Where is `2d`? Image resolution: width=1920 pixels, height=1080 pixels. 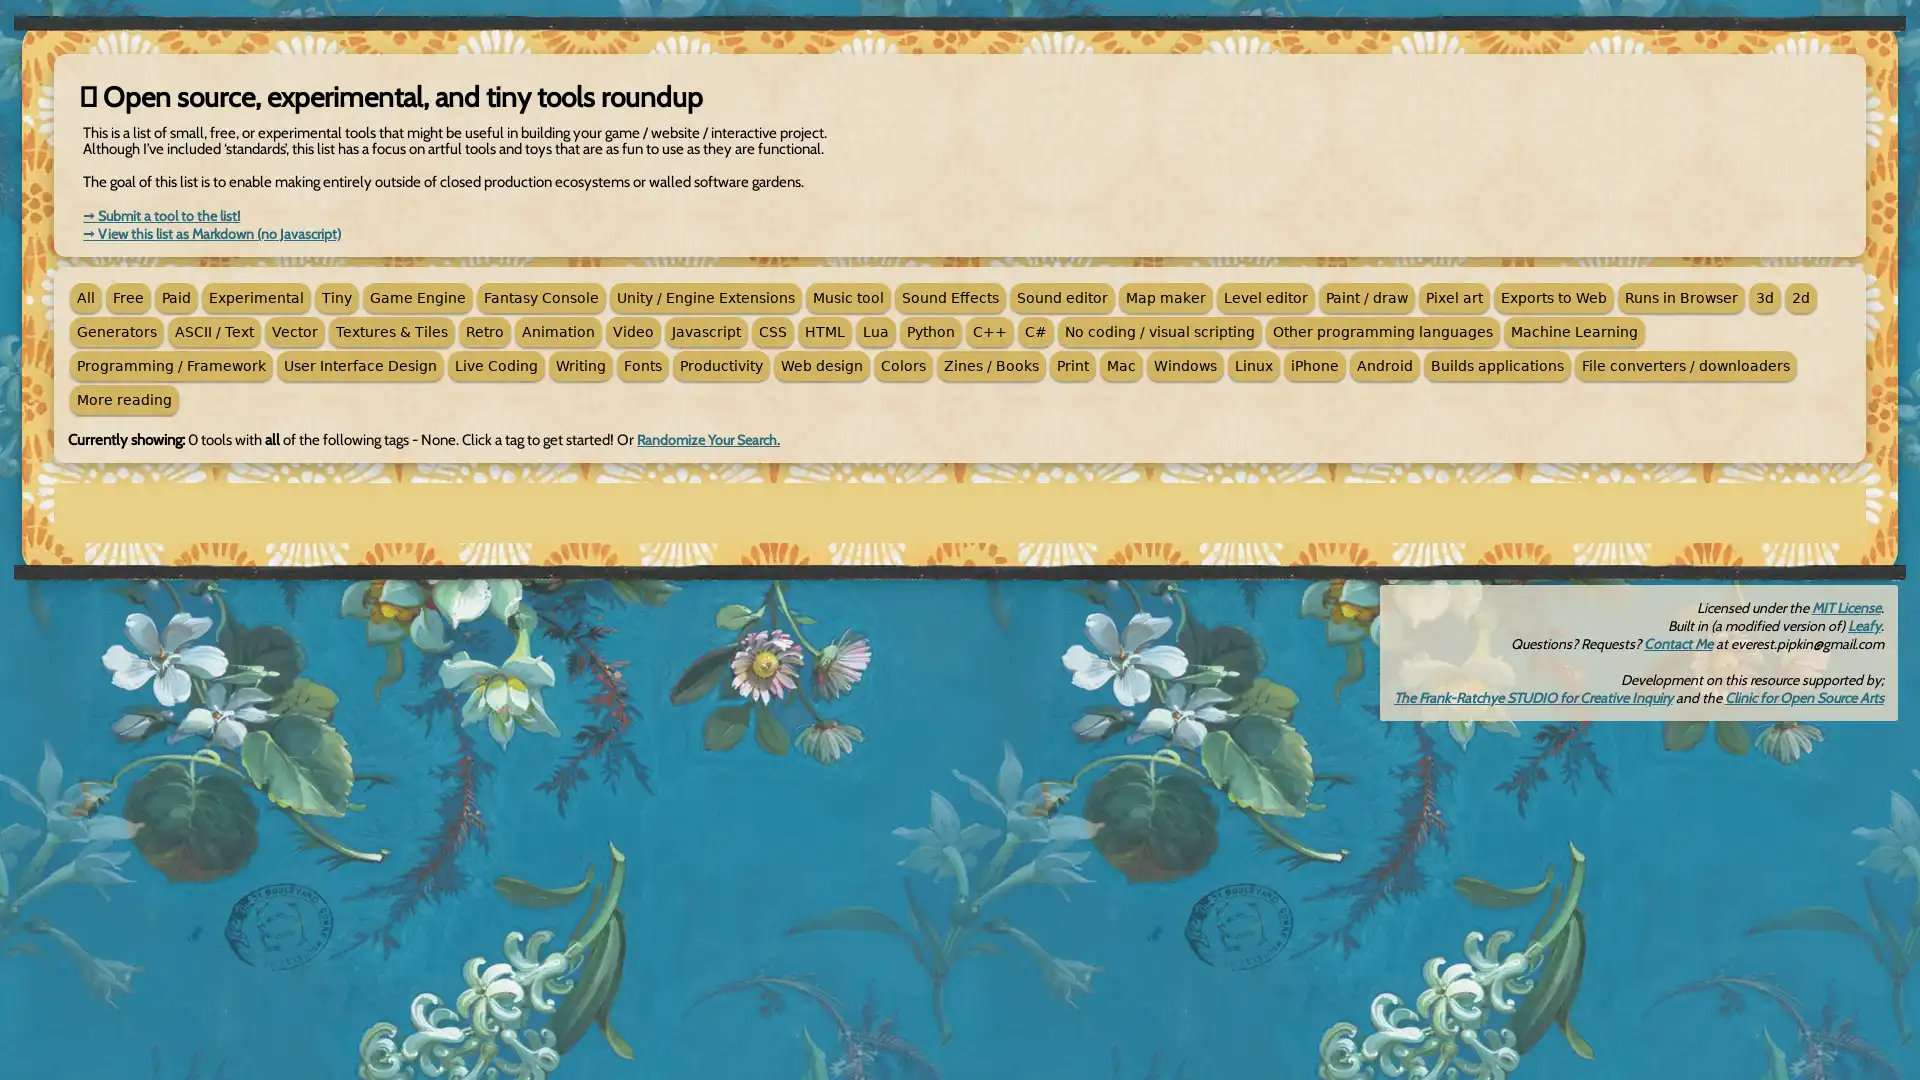
2d is located at coordinates (1800, 297).